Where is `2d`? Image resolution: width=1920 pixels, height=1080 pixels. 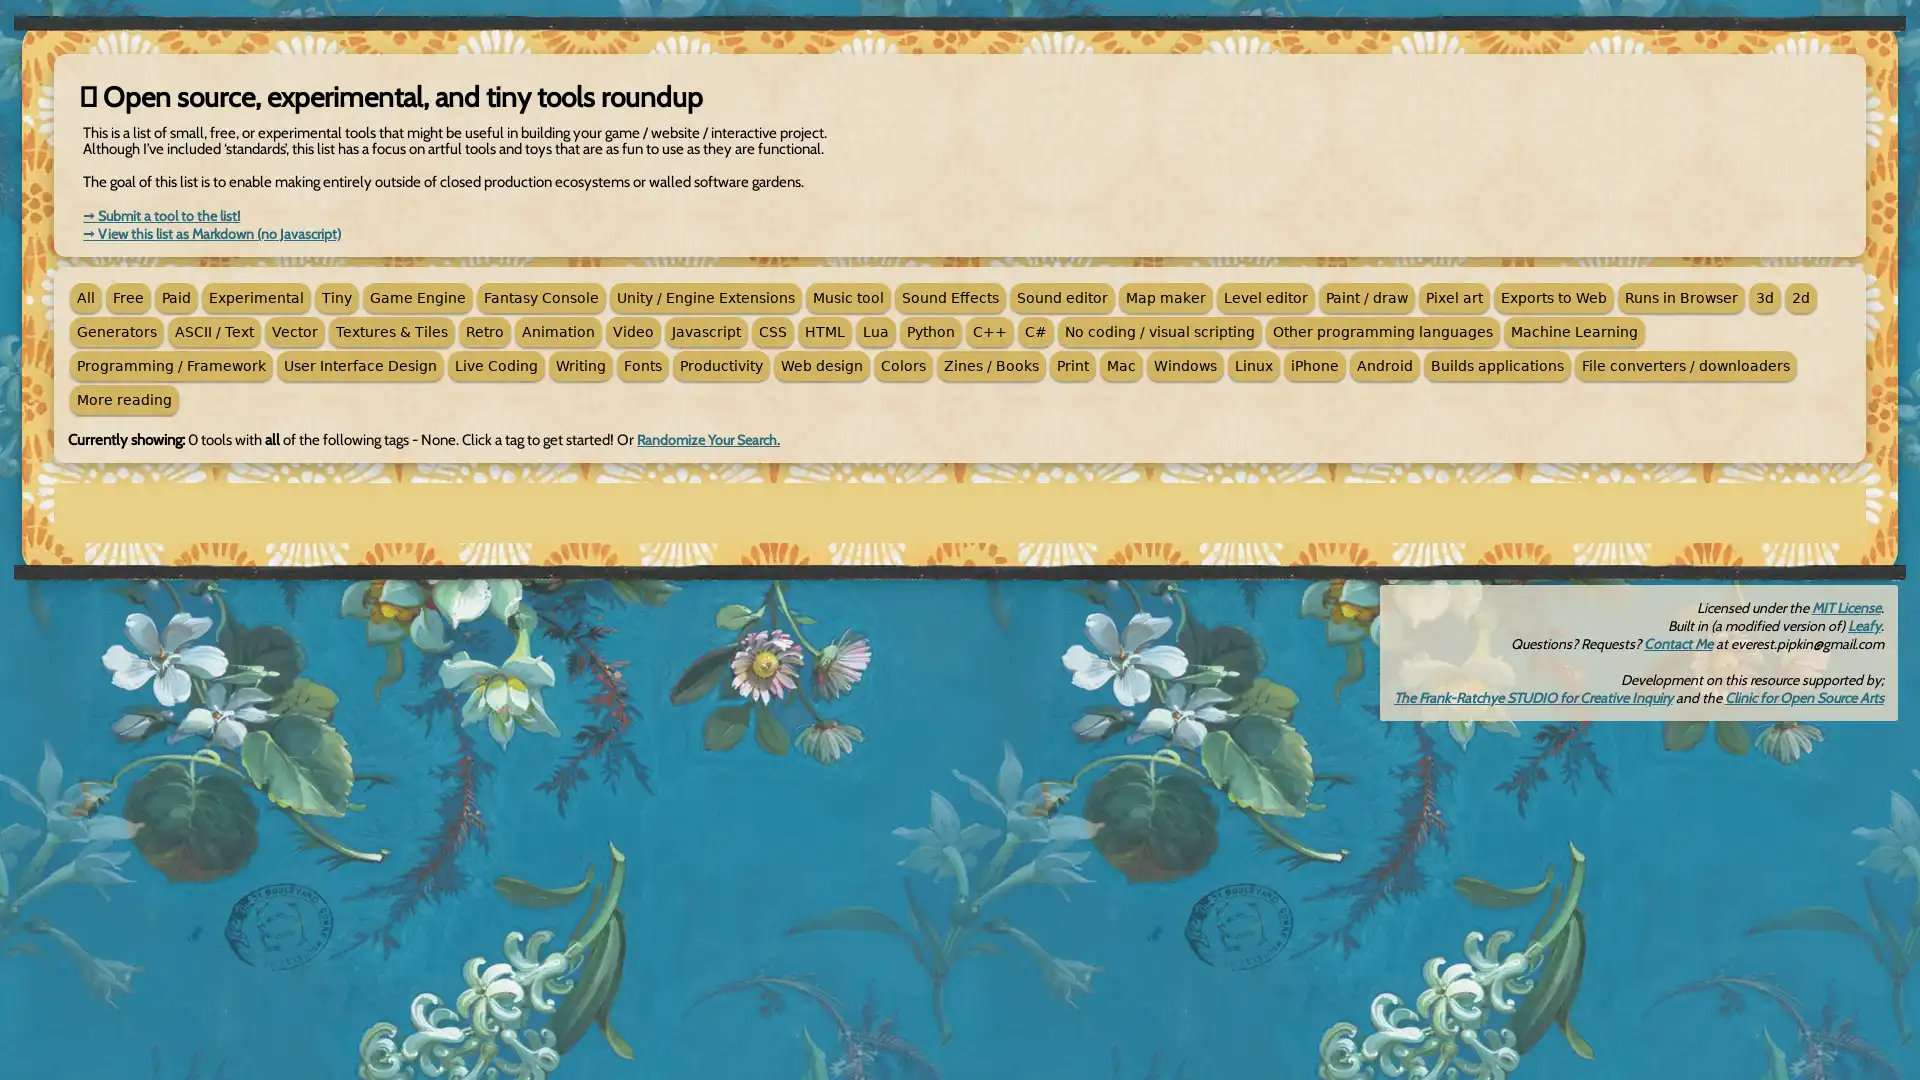
2d is located at coordinates (1800, 297).